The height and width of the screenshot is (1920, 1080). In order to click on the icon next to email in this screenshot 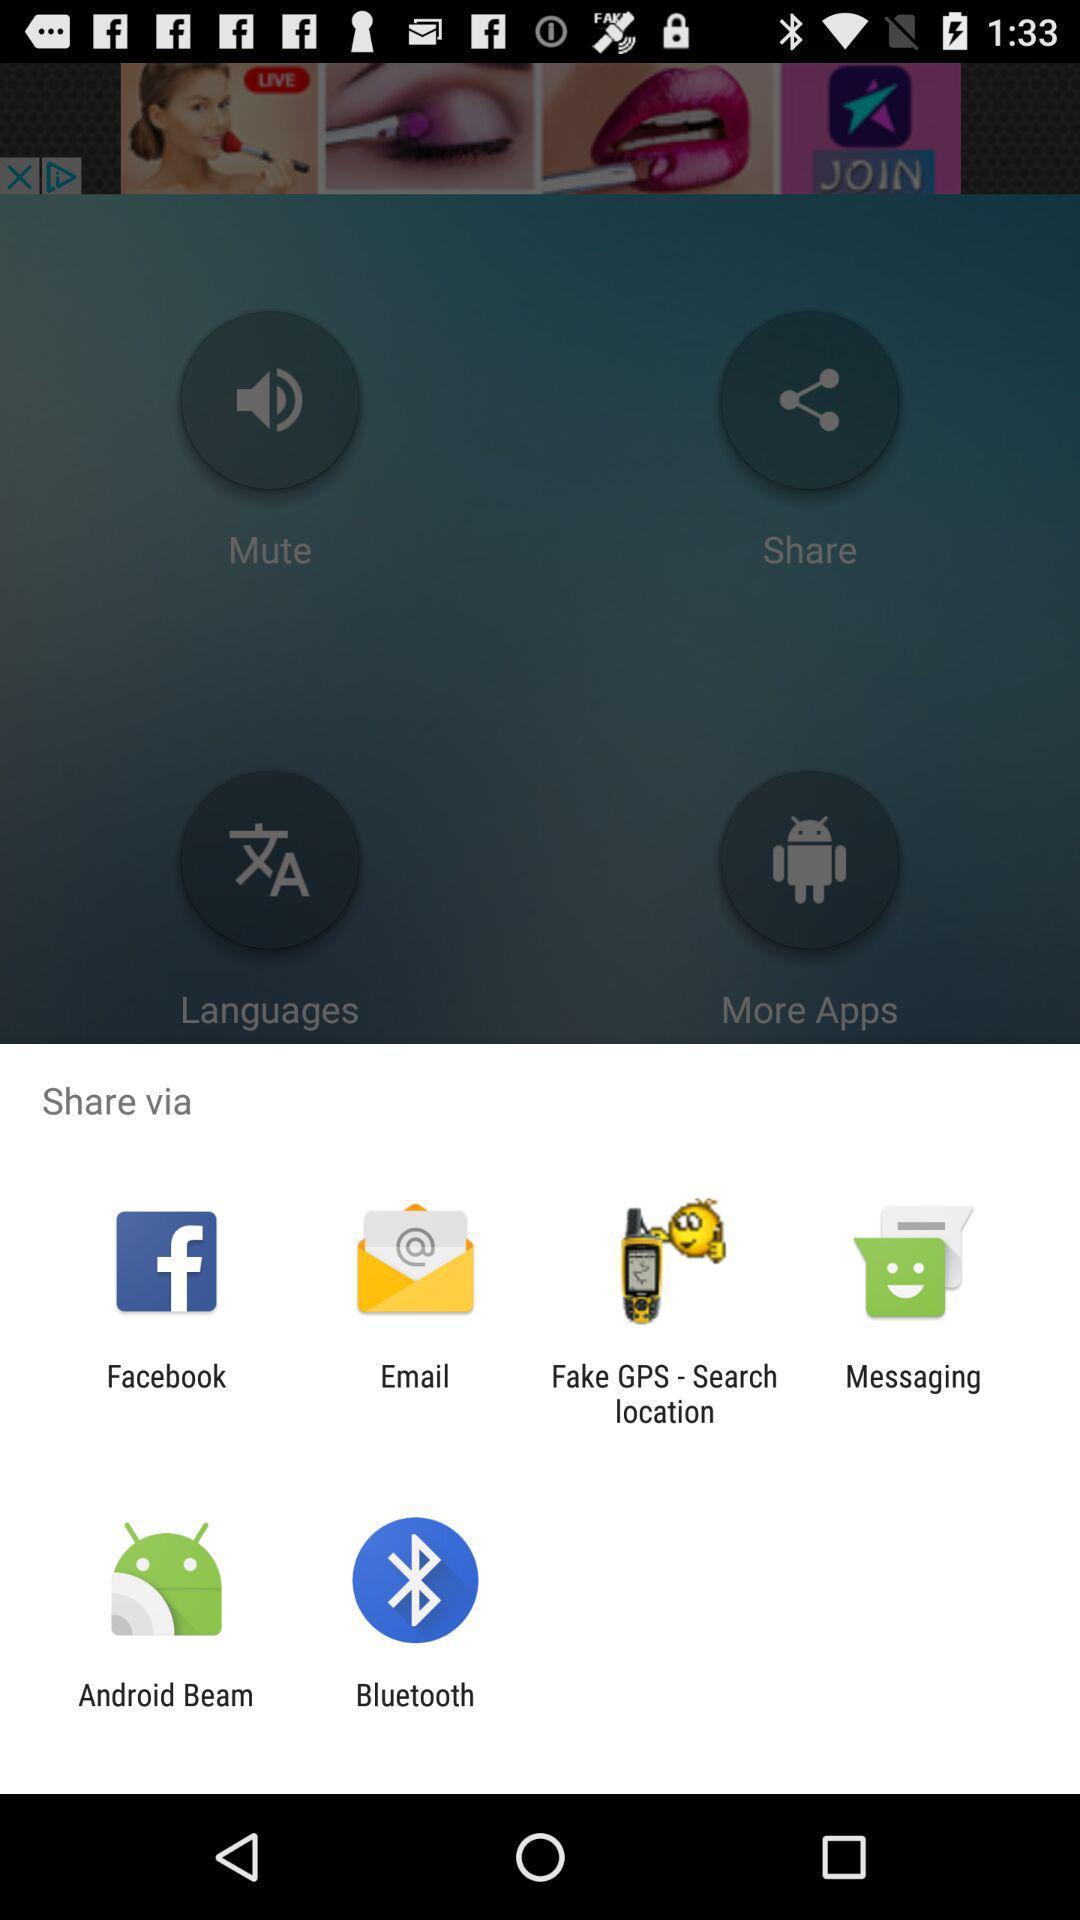, I will do `click(664, 1392)`.